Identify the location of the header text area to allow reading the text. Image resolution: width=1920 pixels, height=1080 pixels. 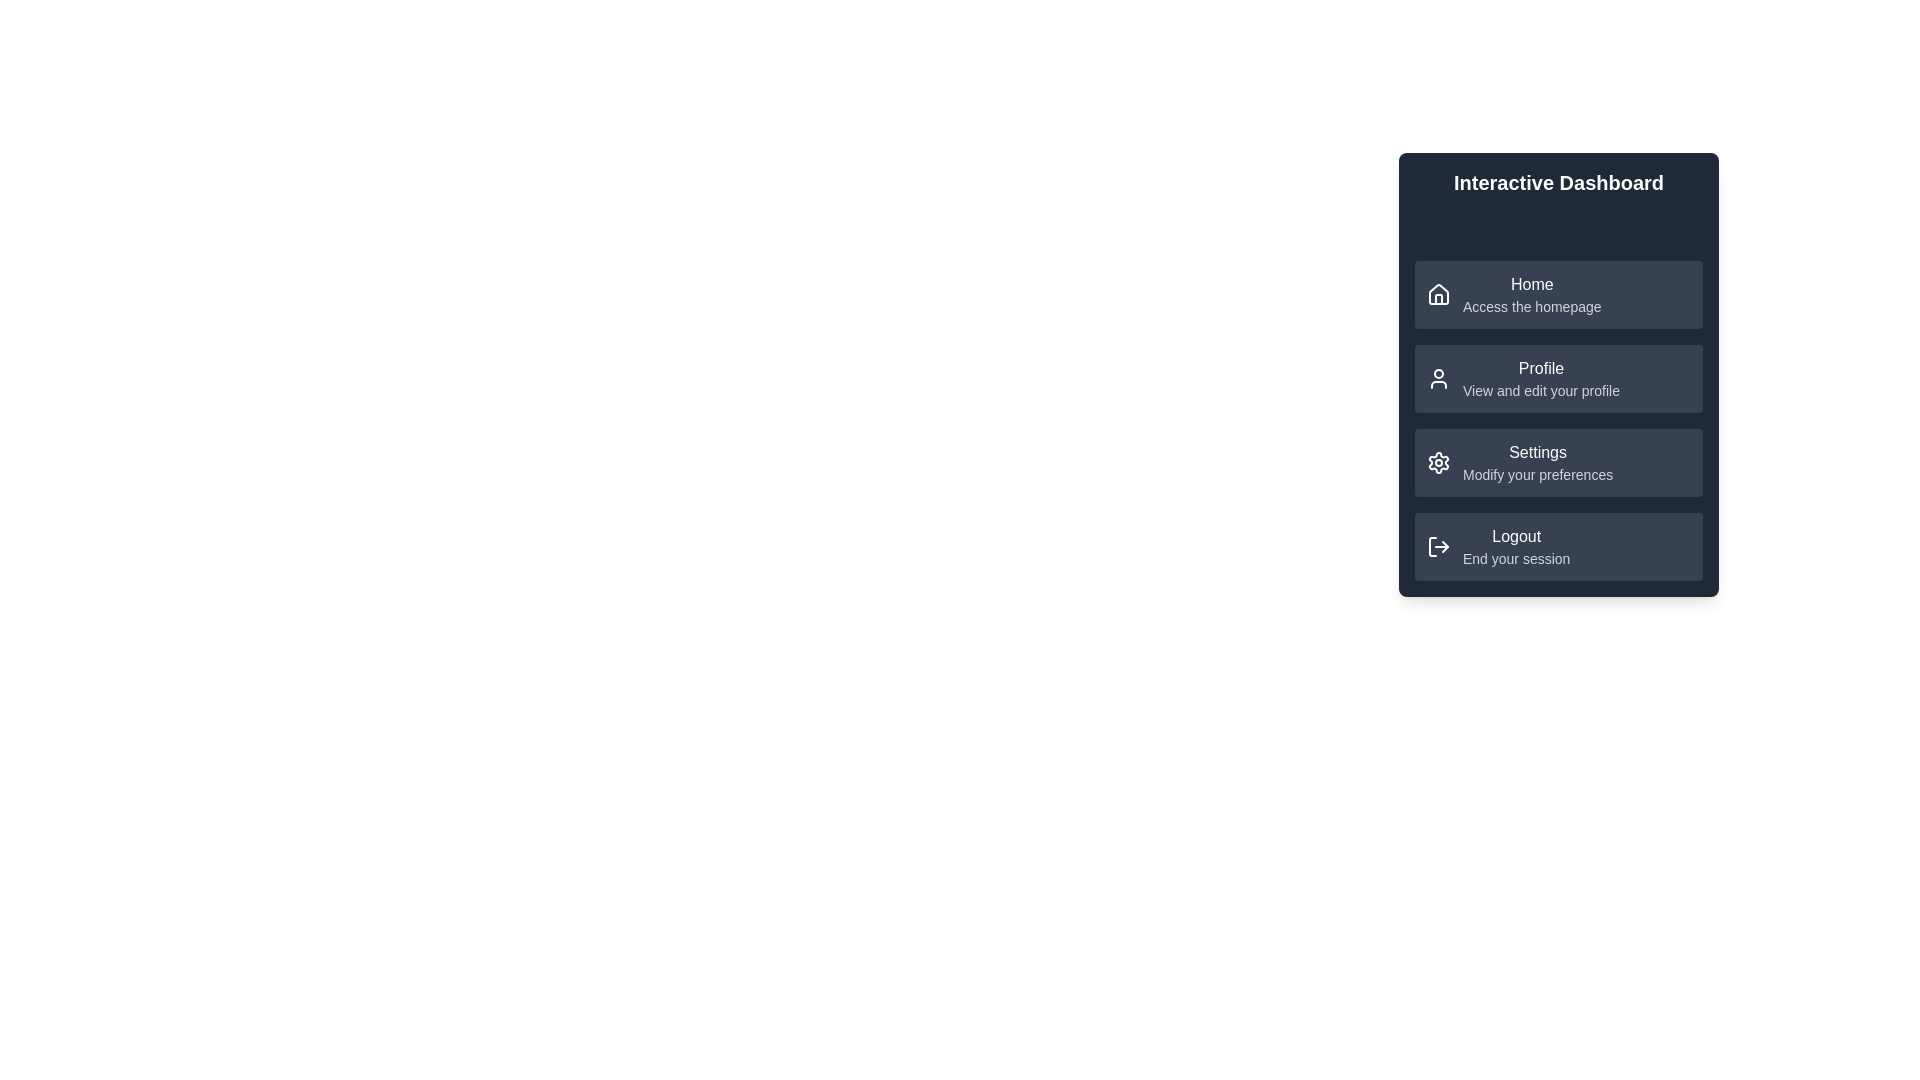
(1558, 182).